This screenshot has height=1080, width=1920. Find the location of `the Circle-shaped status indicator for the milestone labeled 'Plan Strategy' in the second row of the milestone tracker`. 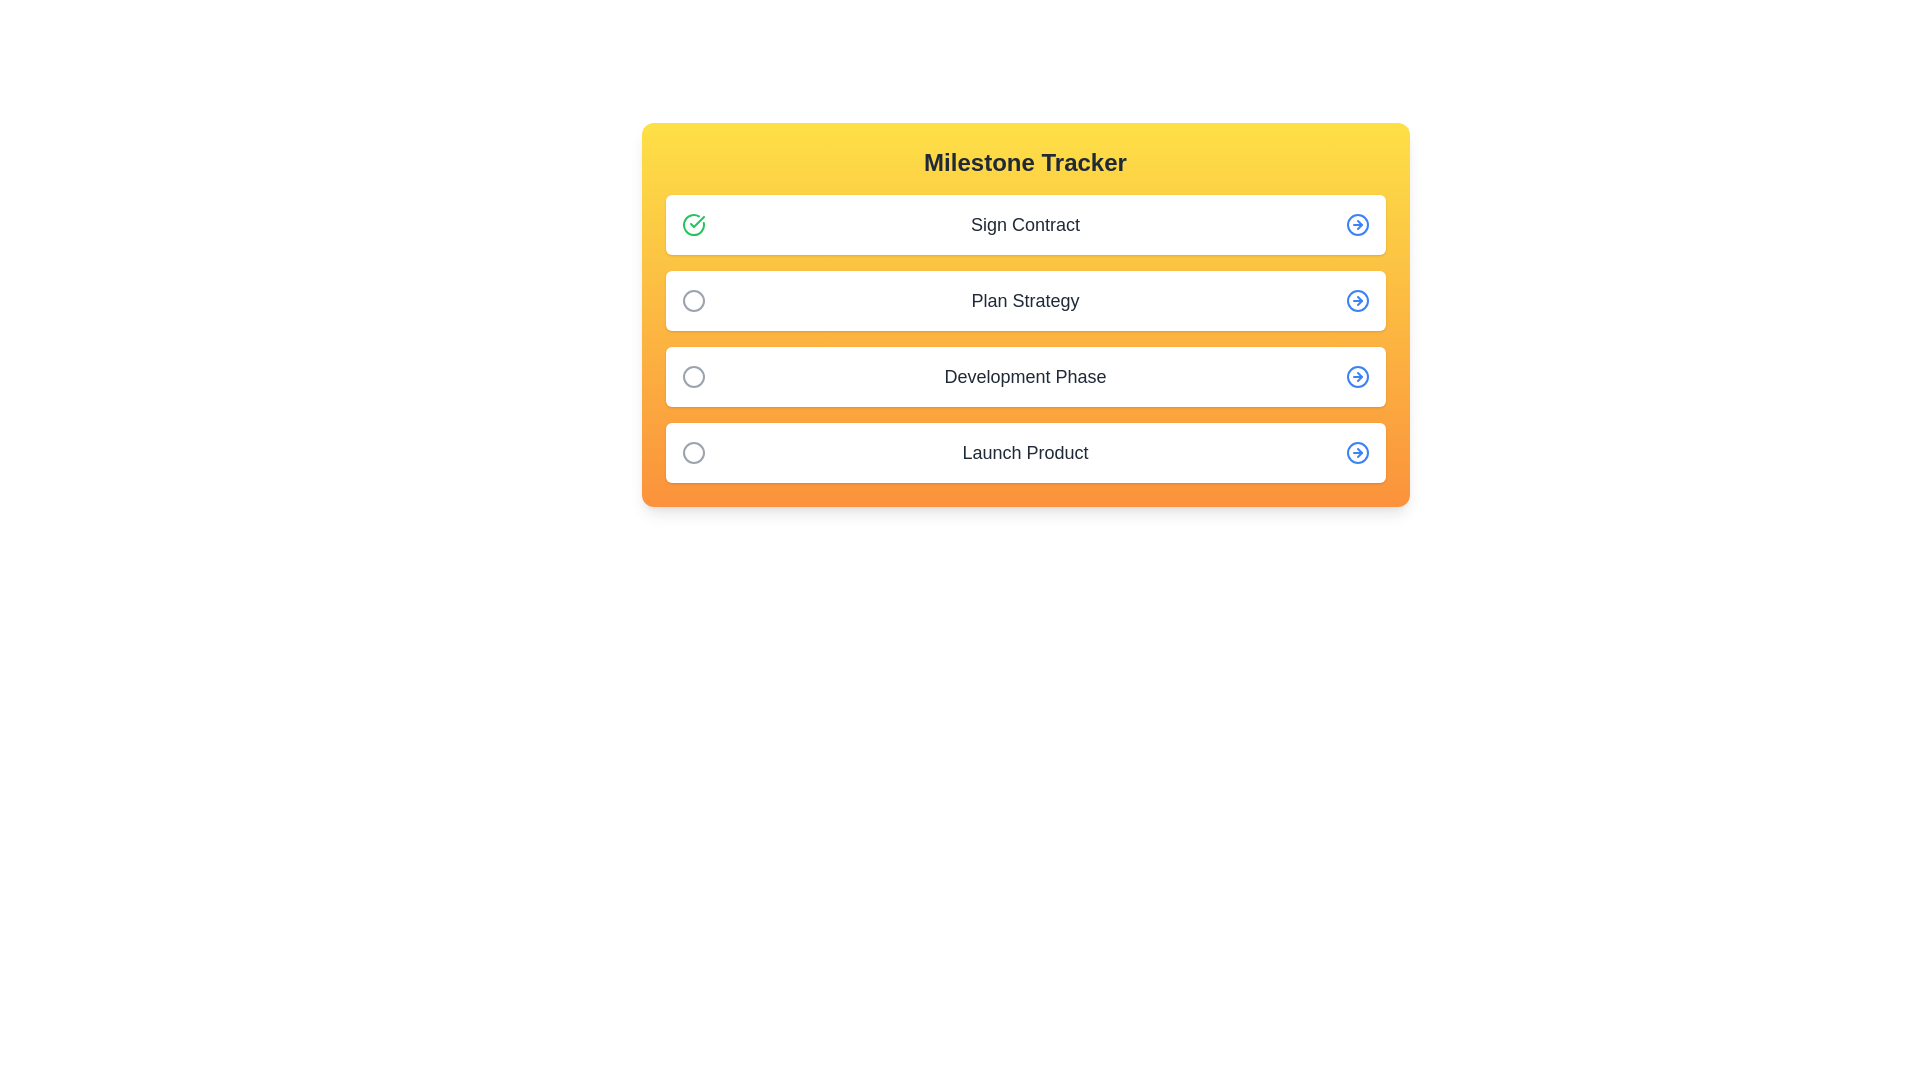

the Circle-shaped status indicator for the milestone labeled 'Plan Strategy' in the second row of the milestone tracker is located at coordinates (693, 300).